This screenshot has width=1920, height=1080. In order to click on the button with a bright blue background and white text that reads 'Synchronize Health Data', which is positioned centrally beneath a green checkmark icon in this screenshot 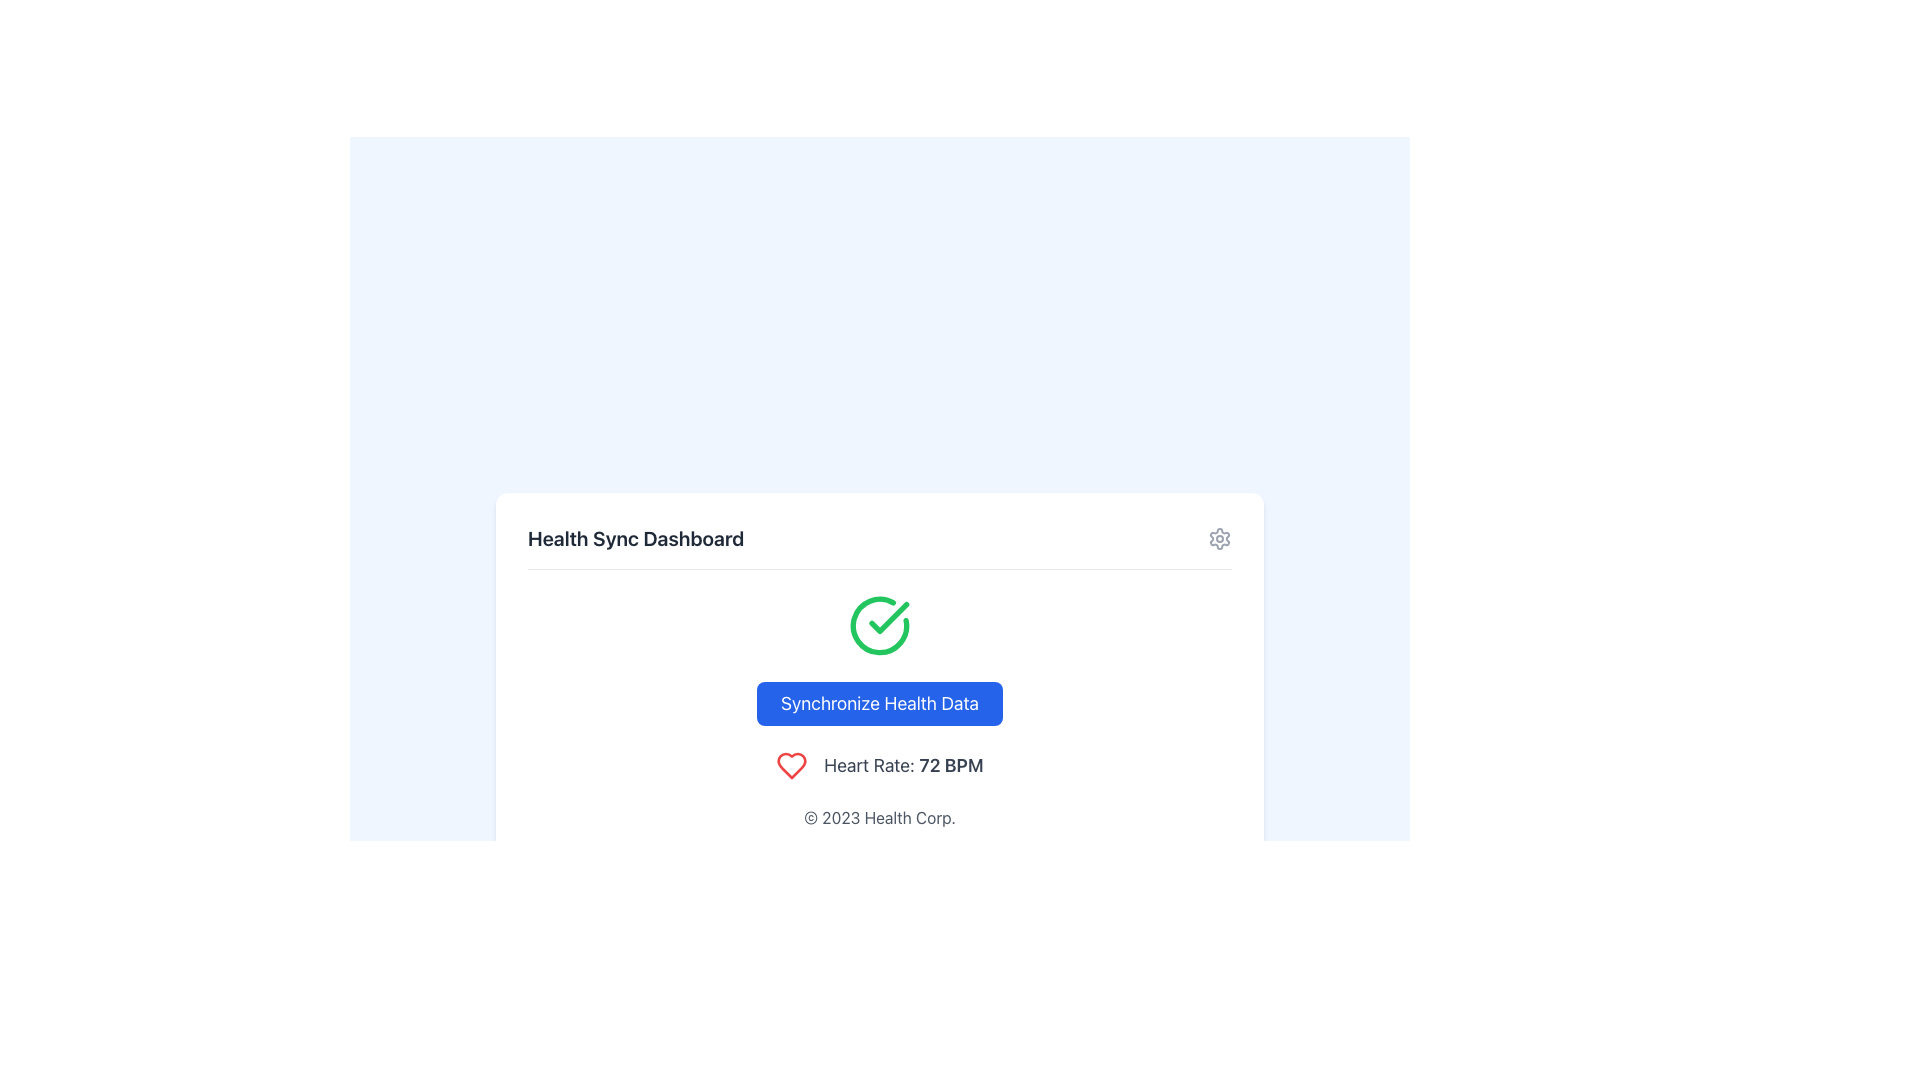, I will do `click(879, 702)`.